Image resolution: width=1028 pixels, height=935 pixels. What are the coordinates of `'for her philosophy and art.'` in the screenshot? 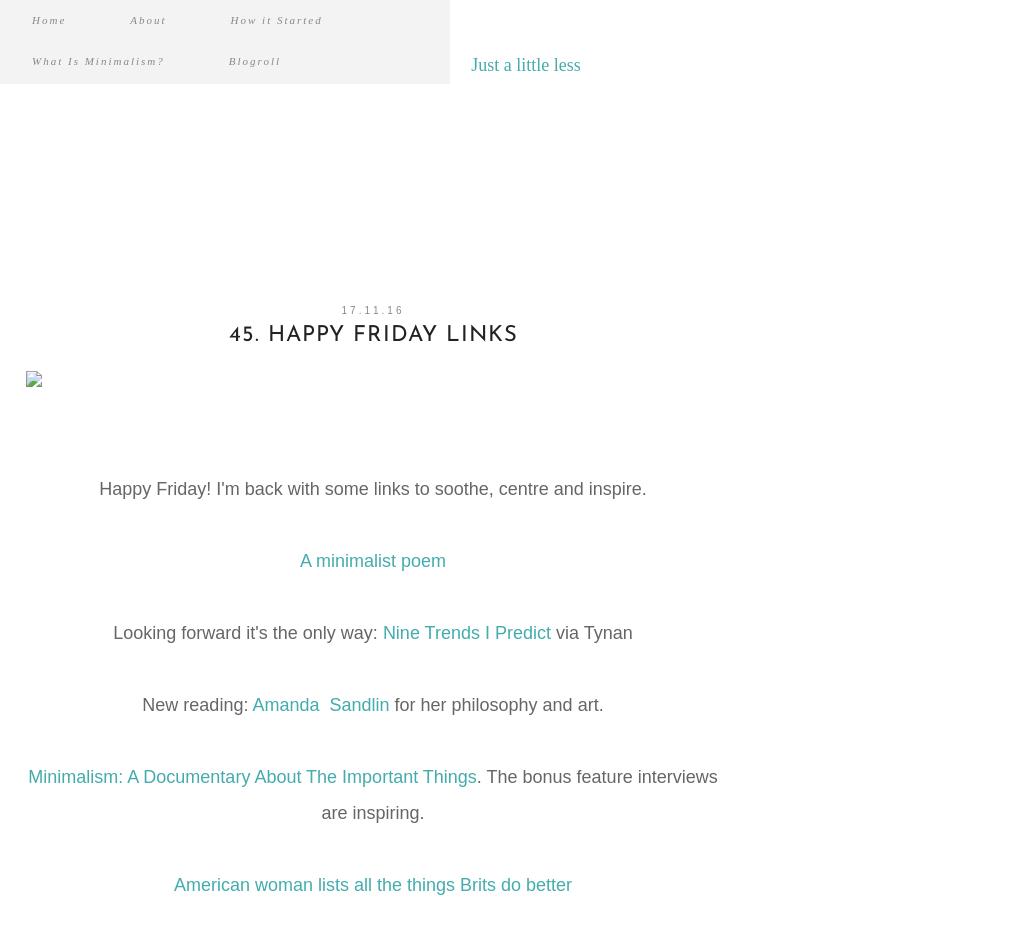 It's located at (497, 703).